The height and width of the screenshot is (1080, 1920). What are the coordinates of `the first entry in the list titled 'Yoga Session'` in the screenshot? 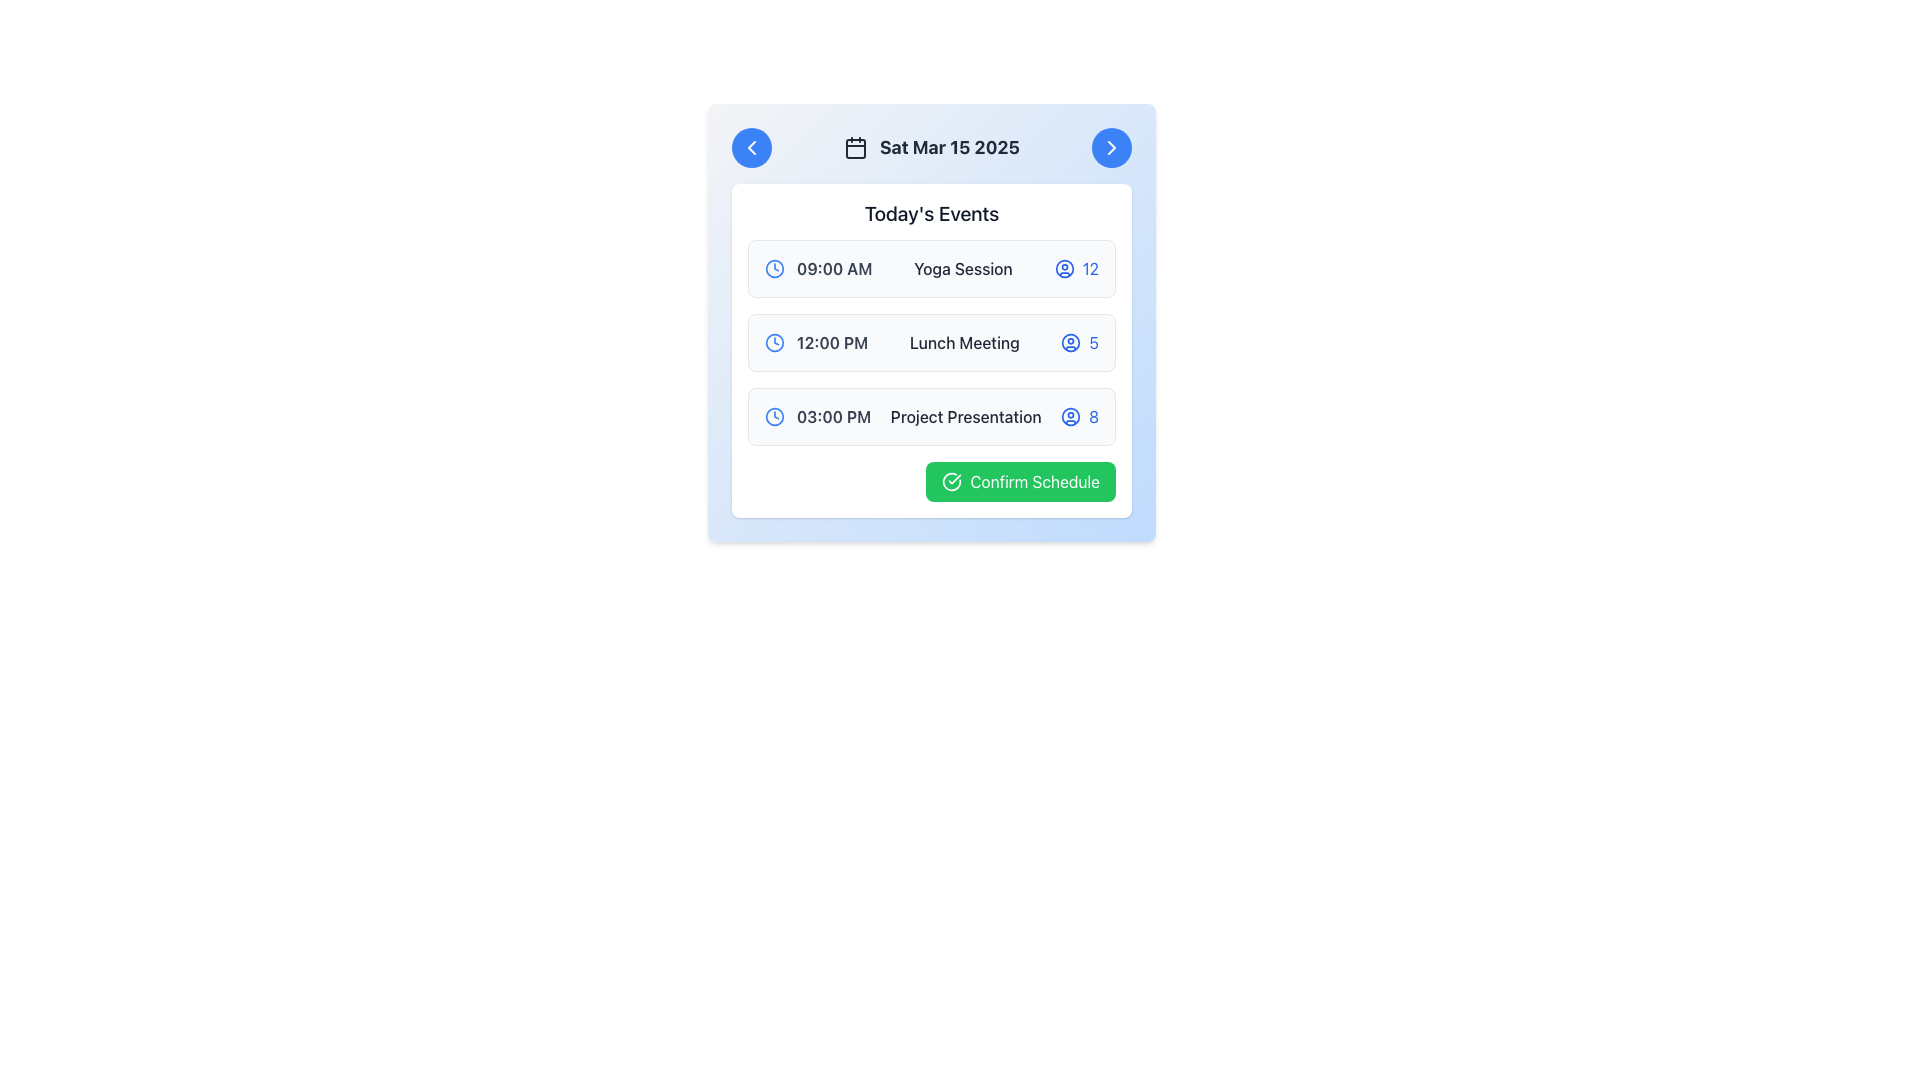 It's located at (930, 268).